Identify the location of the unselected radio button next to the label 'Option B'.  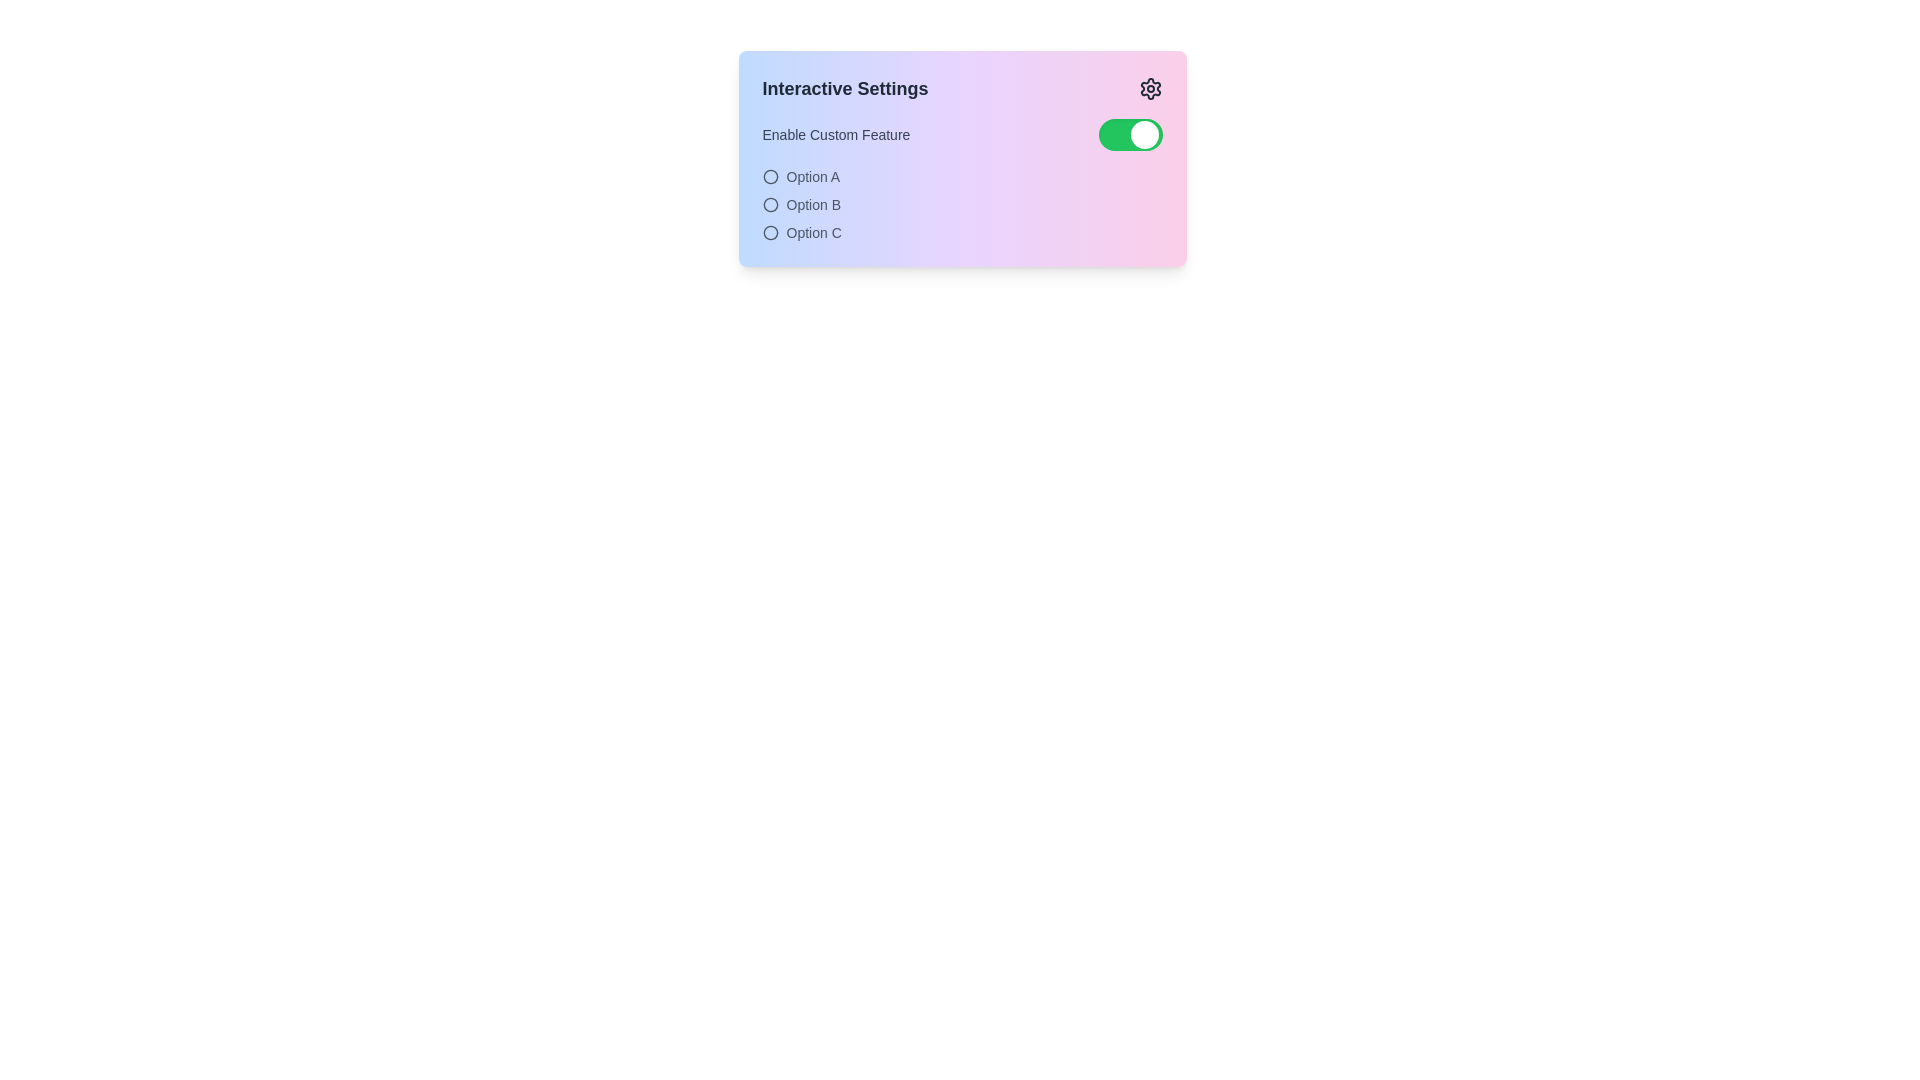
(769, 204).